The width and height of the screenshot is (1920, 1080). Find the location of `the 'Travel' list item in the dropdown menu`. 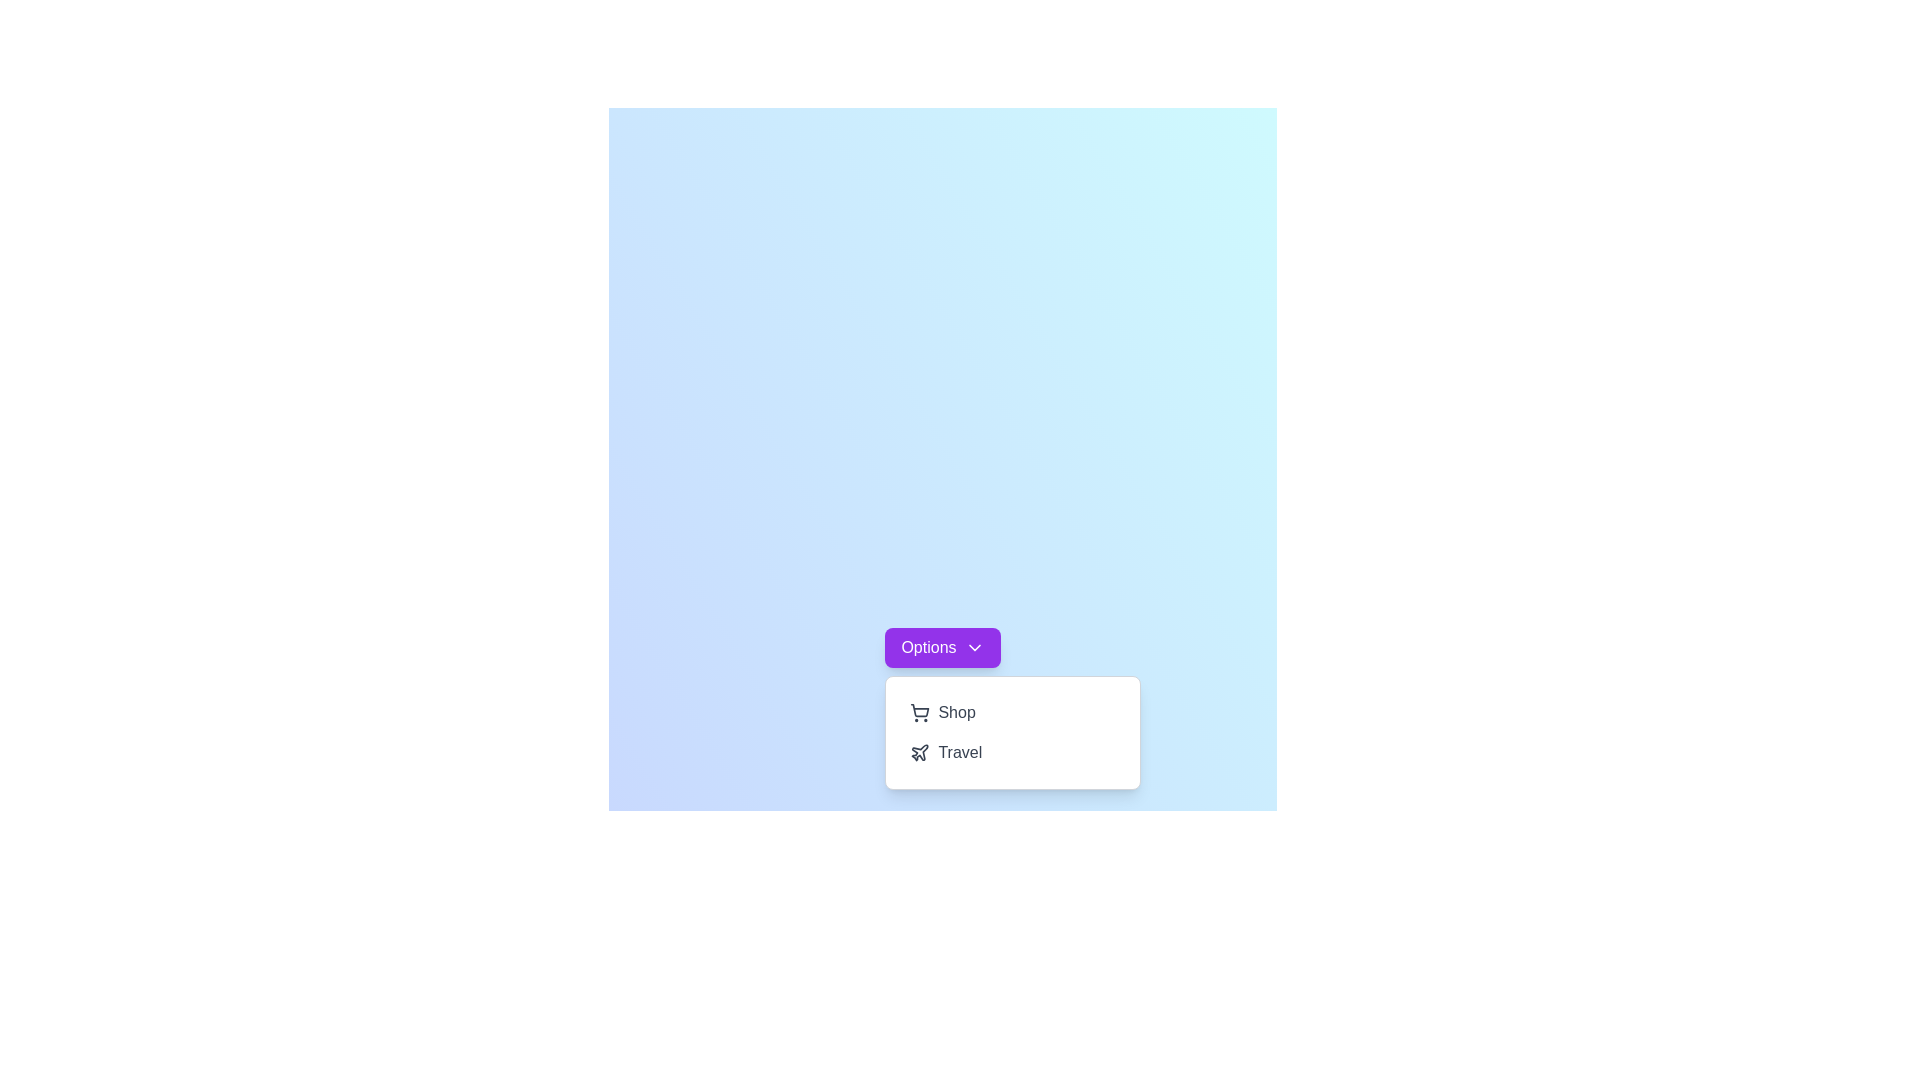

the 'Travel' list item in the dropdown menu is located at coordinates (1013, 752).